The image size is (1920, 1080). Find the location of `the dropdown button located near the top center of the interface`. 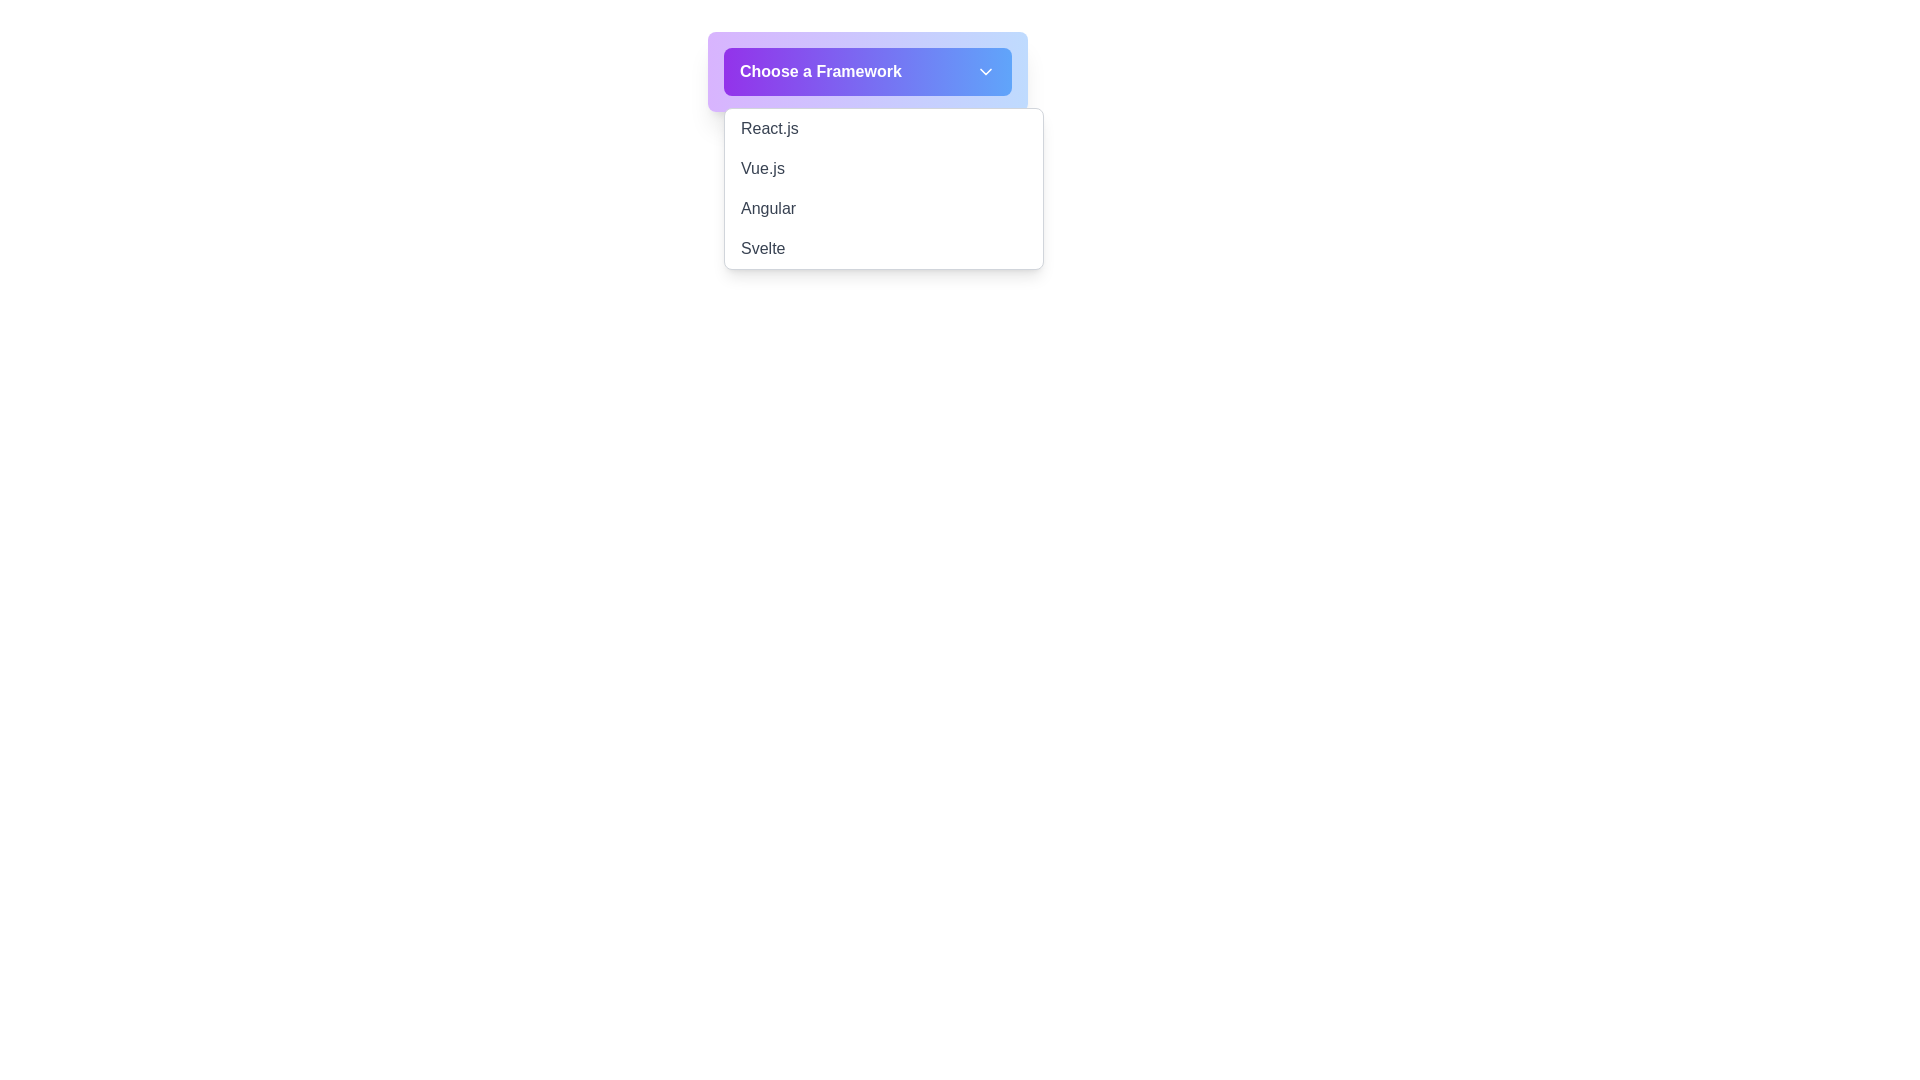

the dropdown button located near the top center of the interface is located at coordinates (868, 71).